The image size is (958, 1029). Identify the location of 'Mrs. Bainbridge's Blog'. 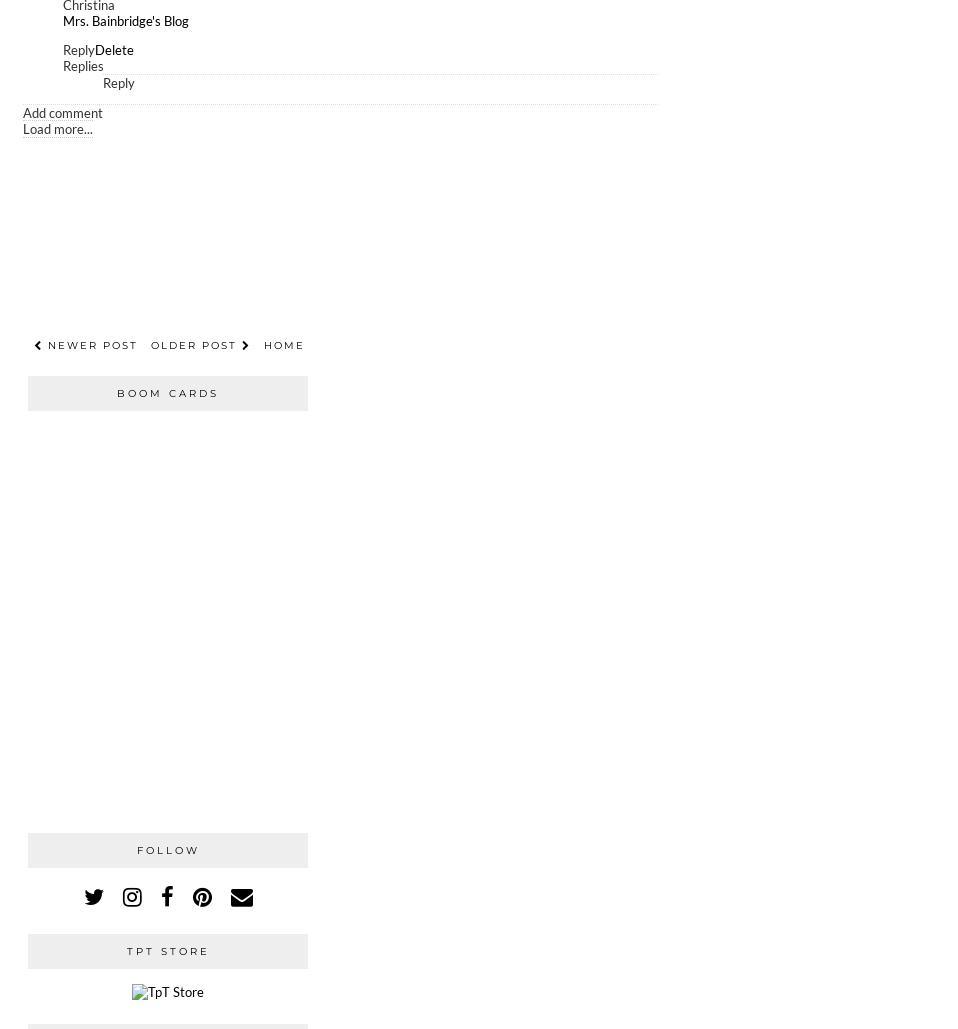
(125, 20).